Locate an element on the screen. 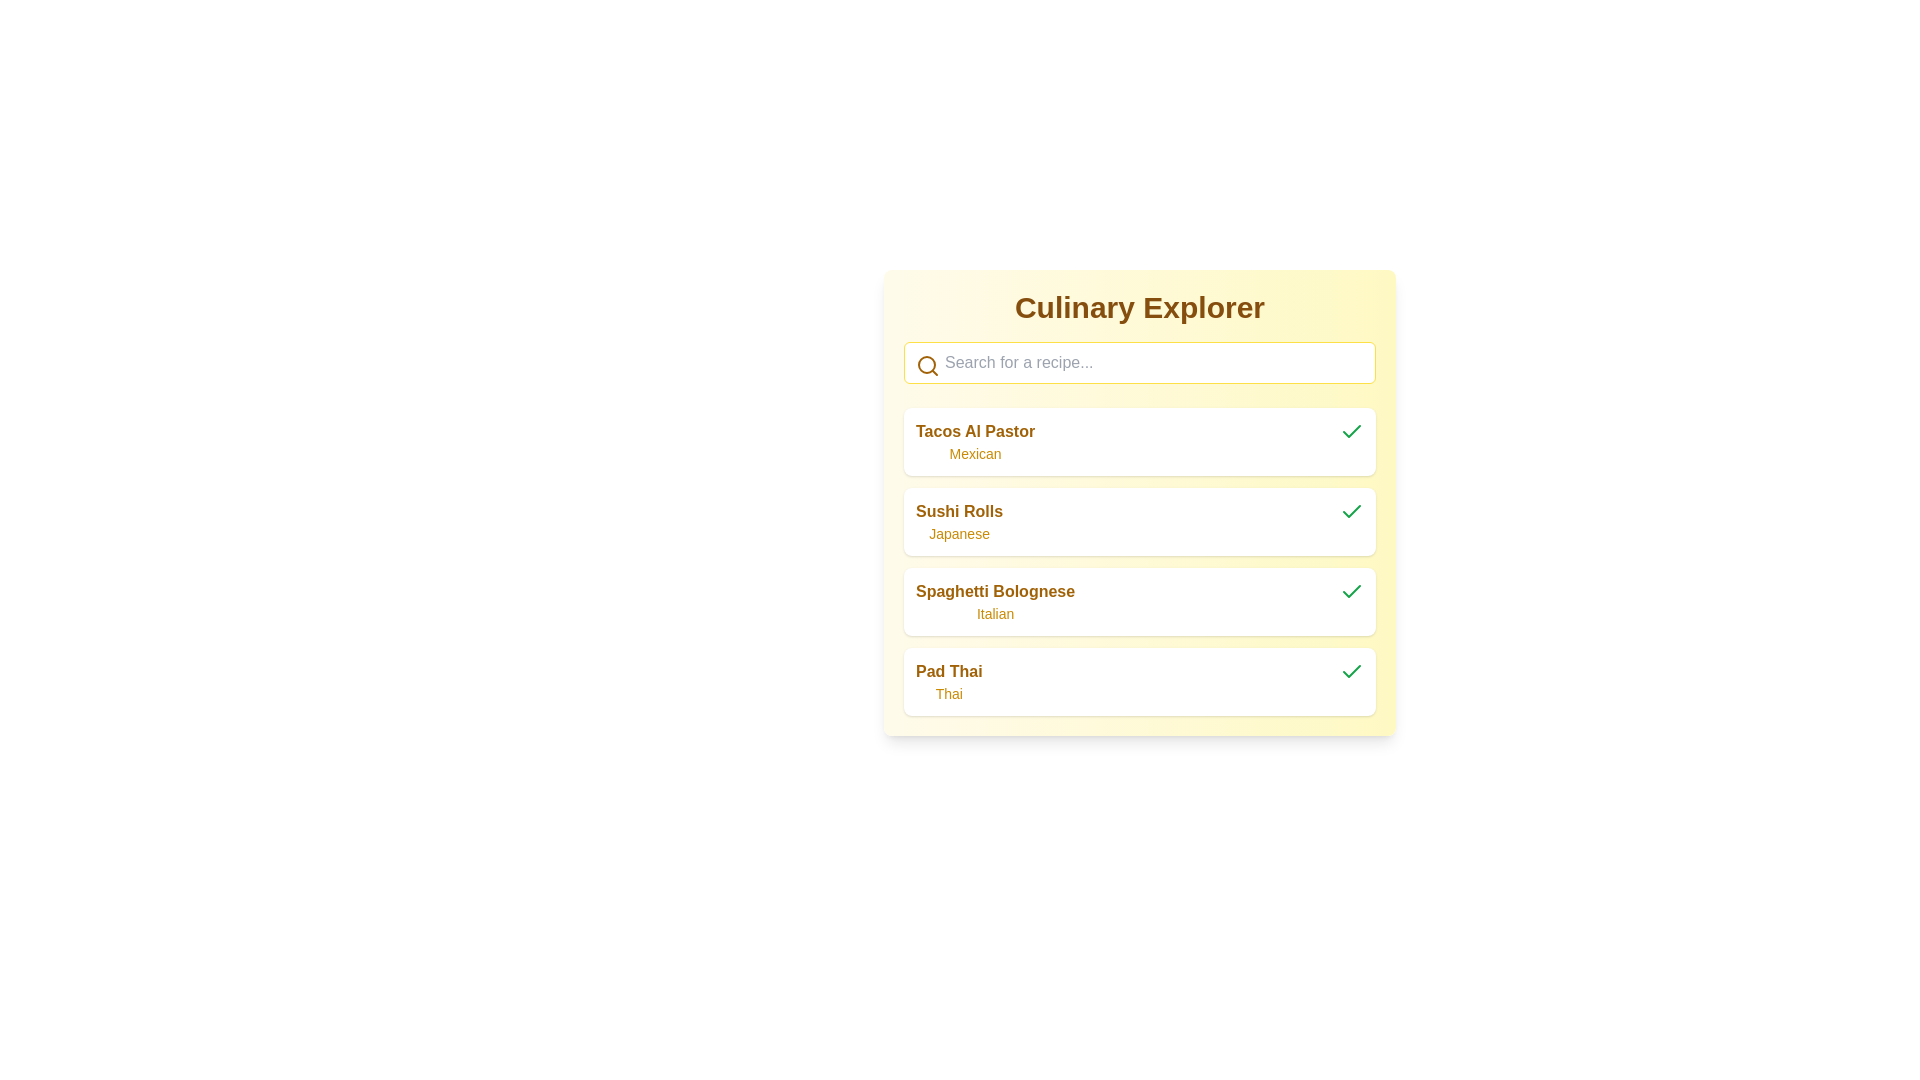 This screenshot has width=1920, height=1080. the decorative Circle element that enhances the search icon, simulating the magnifying glass lens is located at coordinates (925, 365).